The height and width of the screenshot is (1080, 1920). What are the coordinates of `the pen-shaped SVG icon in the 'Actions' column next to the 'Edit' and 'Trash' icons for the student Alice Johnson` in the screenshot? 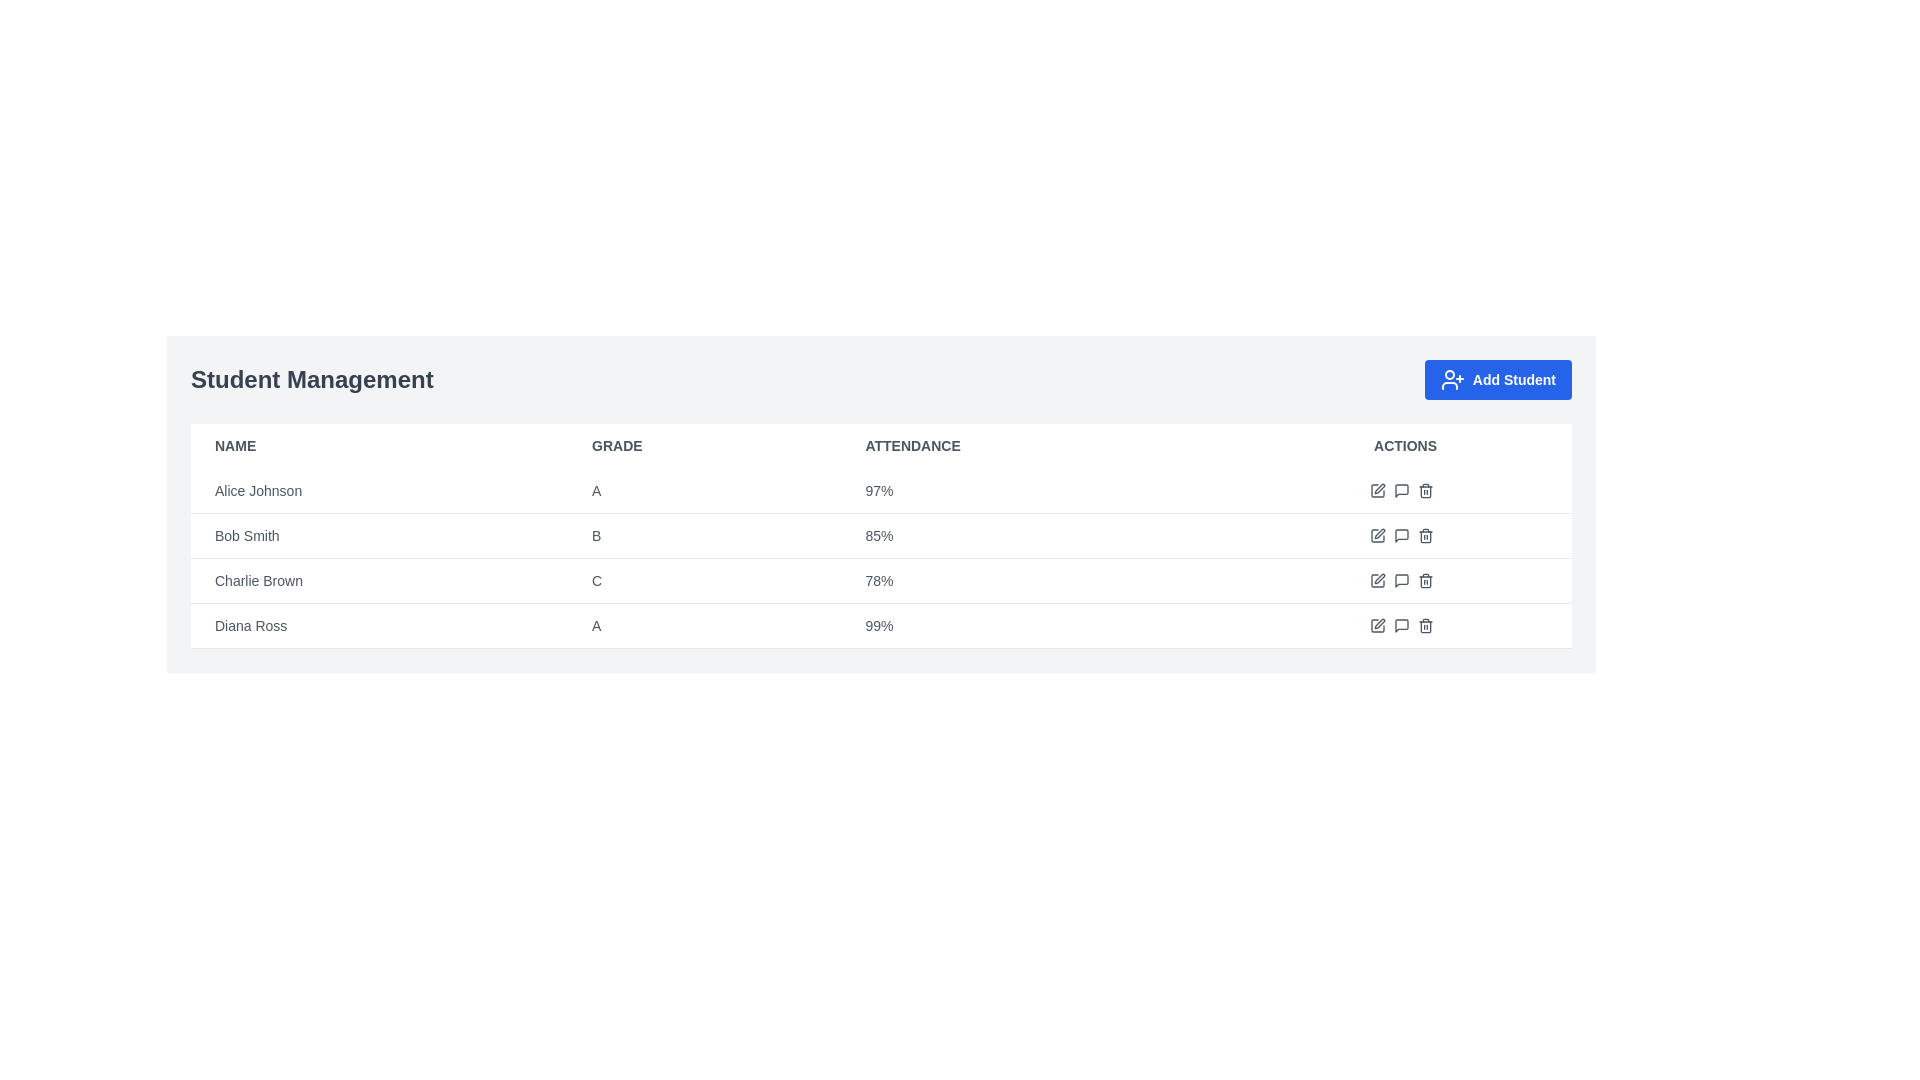 It's located at (1378, 489).